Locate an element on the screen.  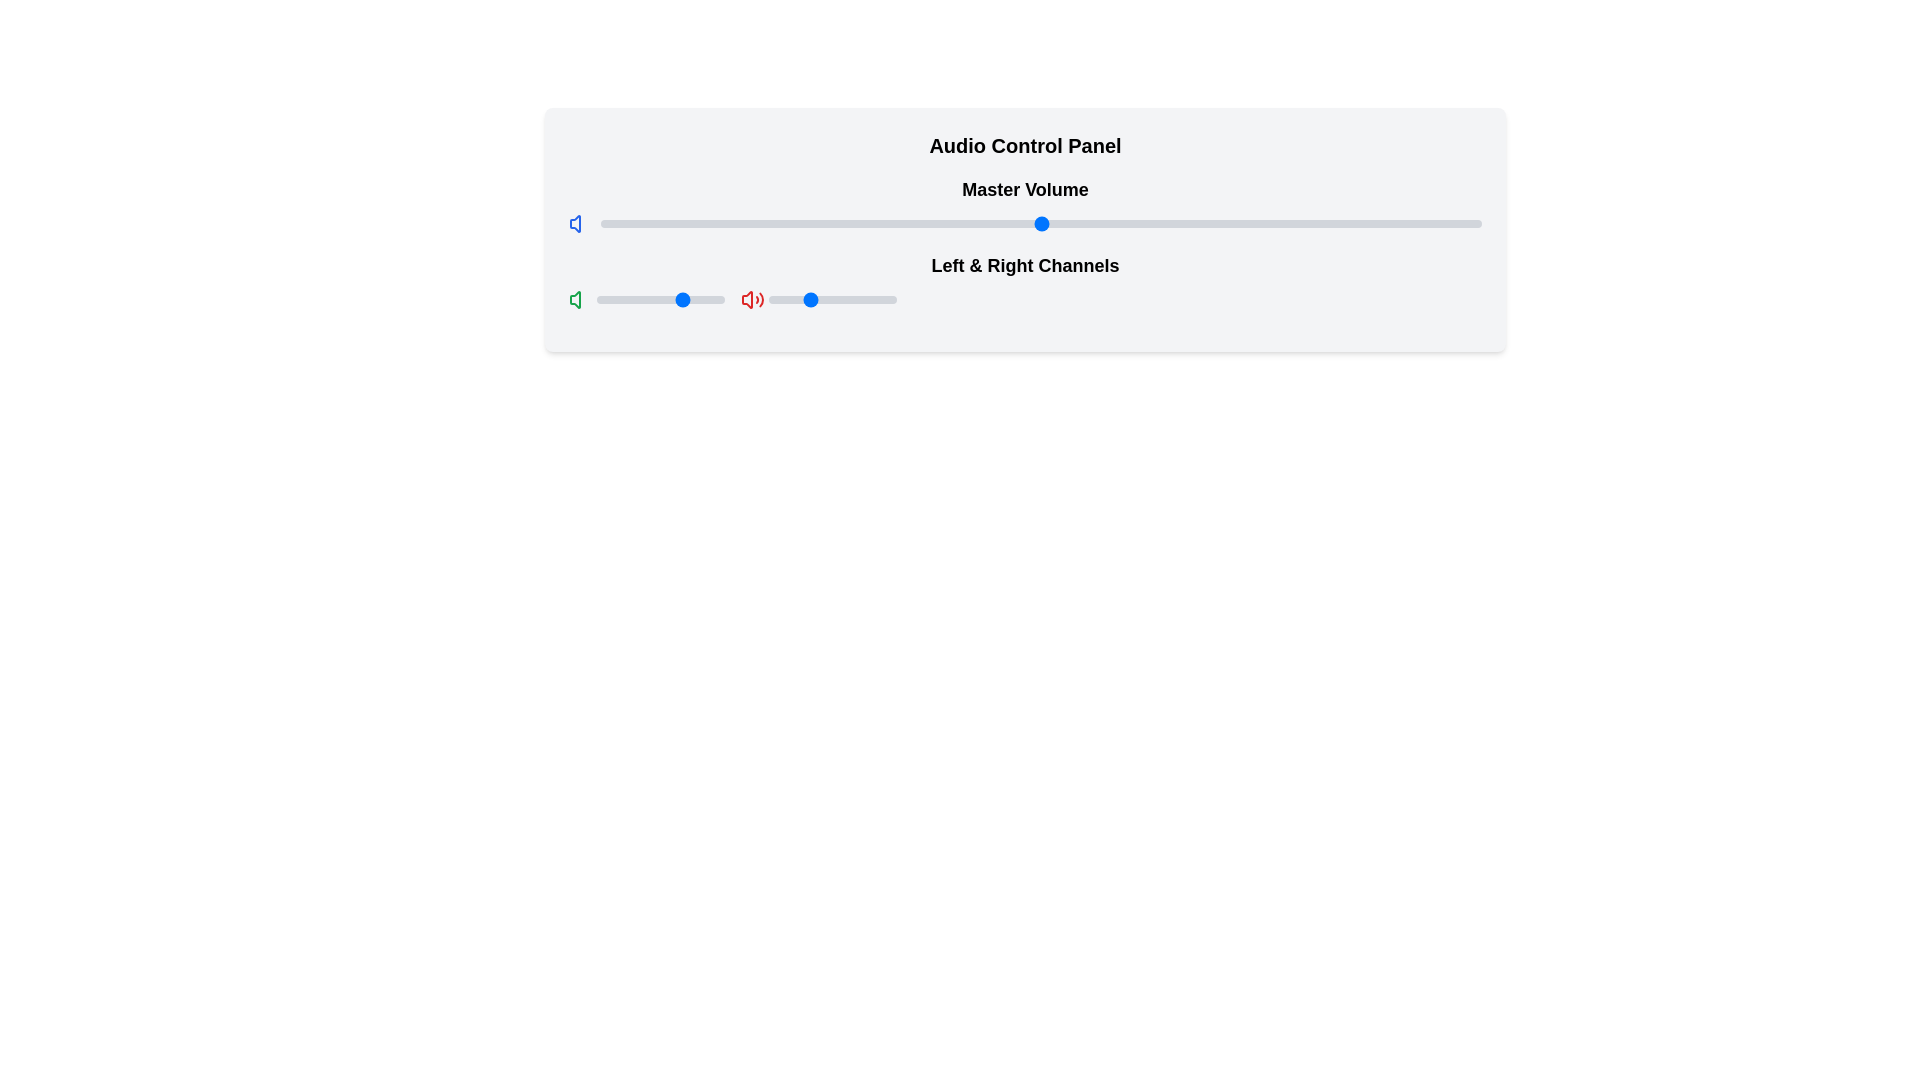
the master volume is located at coordinates (1066, 223).